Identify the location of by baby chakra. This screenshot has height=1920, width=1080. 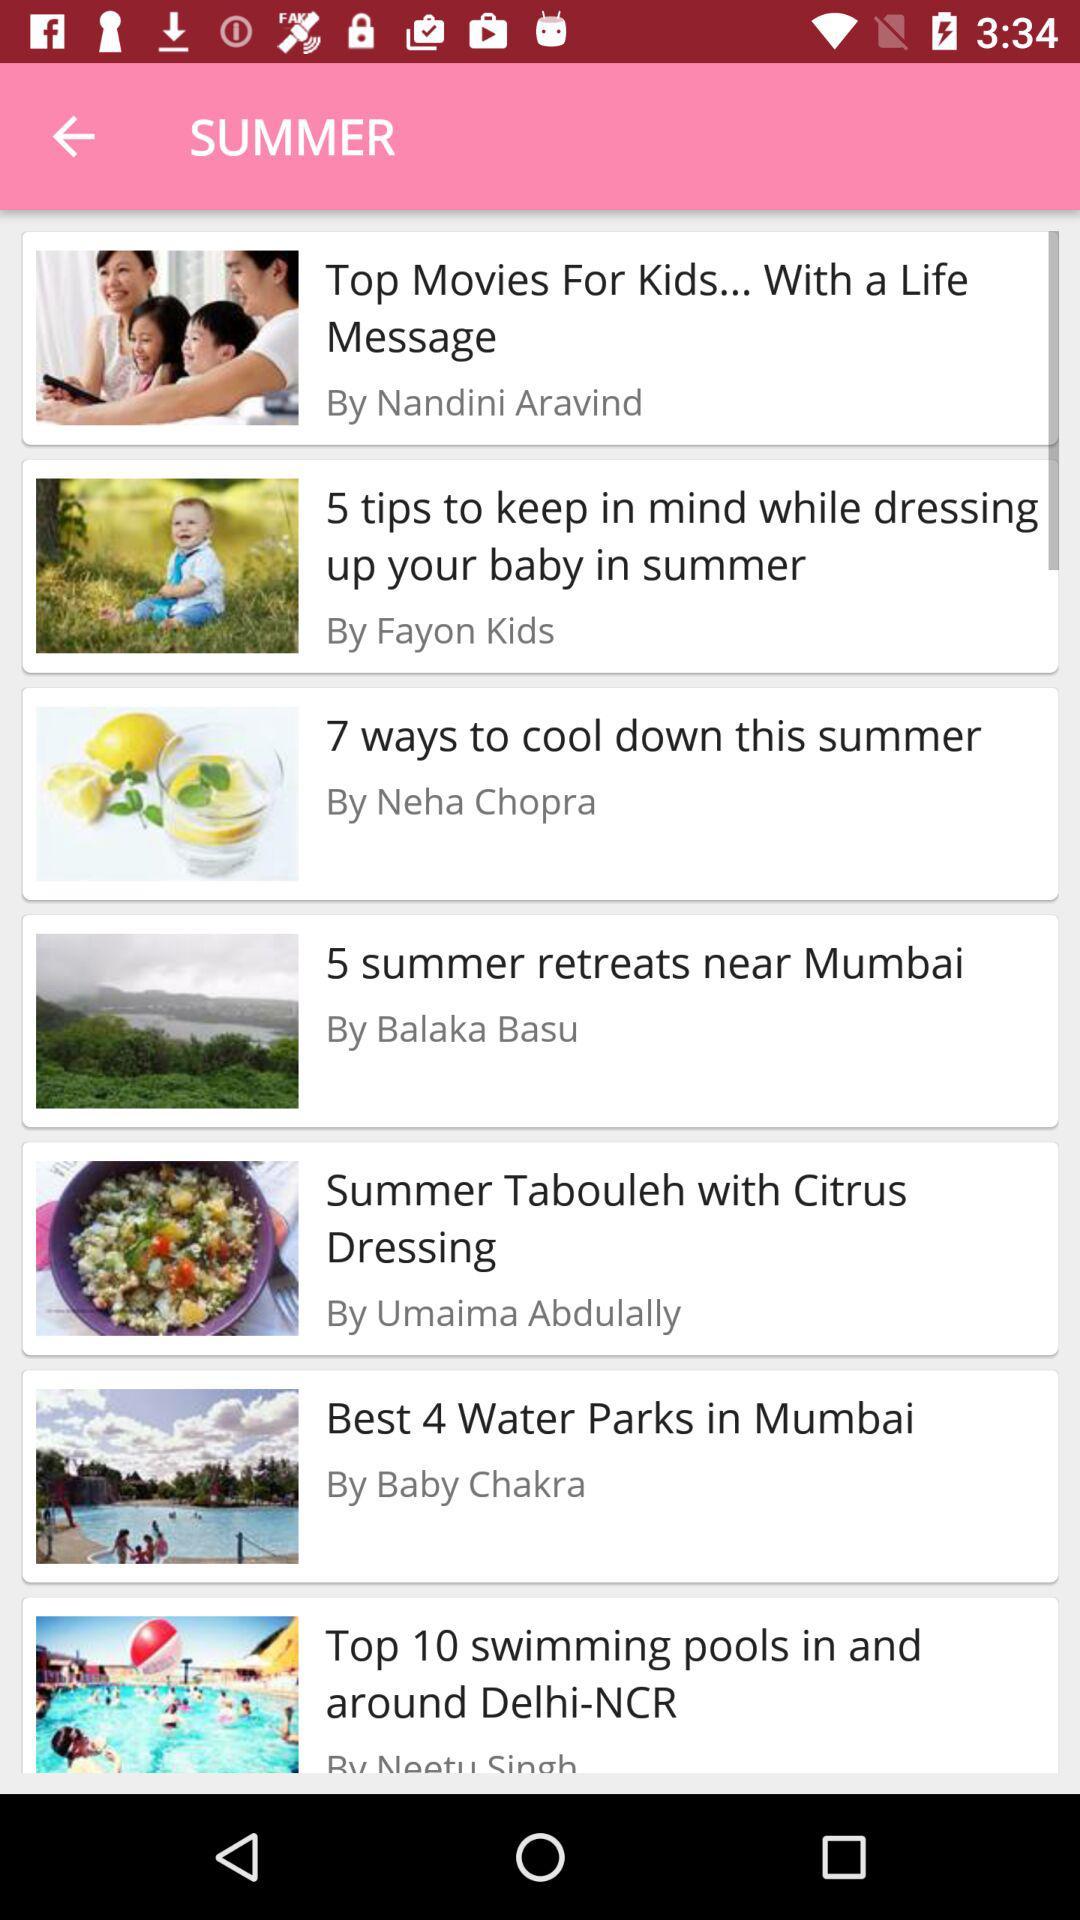
(455, 1483).